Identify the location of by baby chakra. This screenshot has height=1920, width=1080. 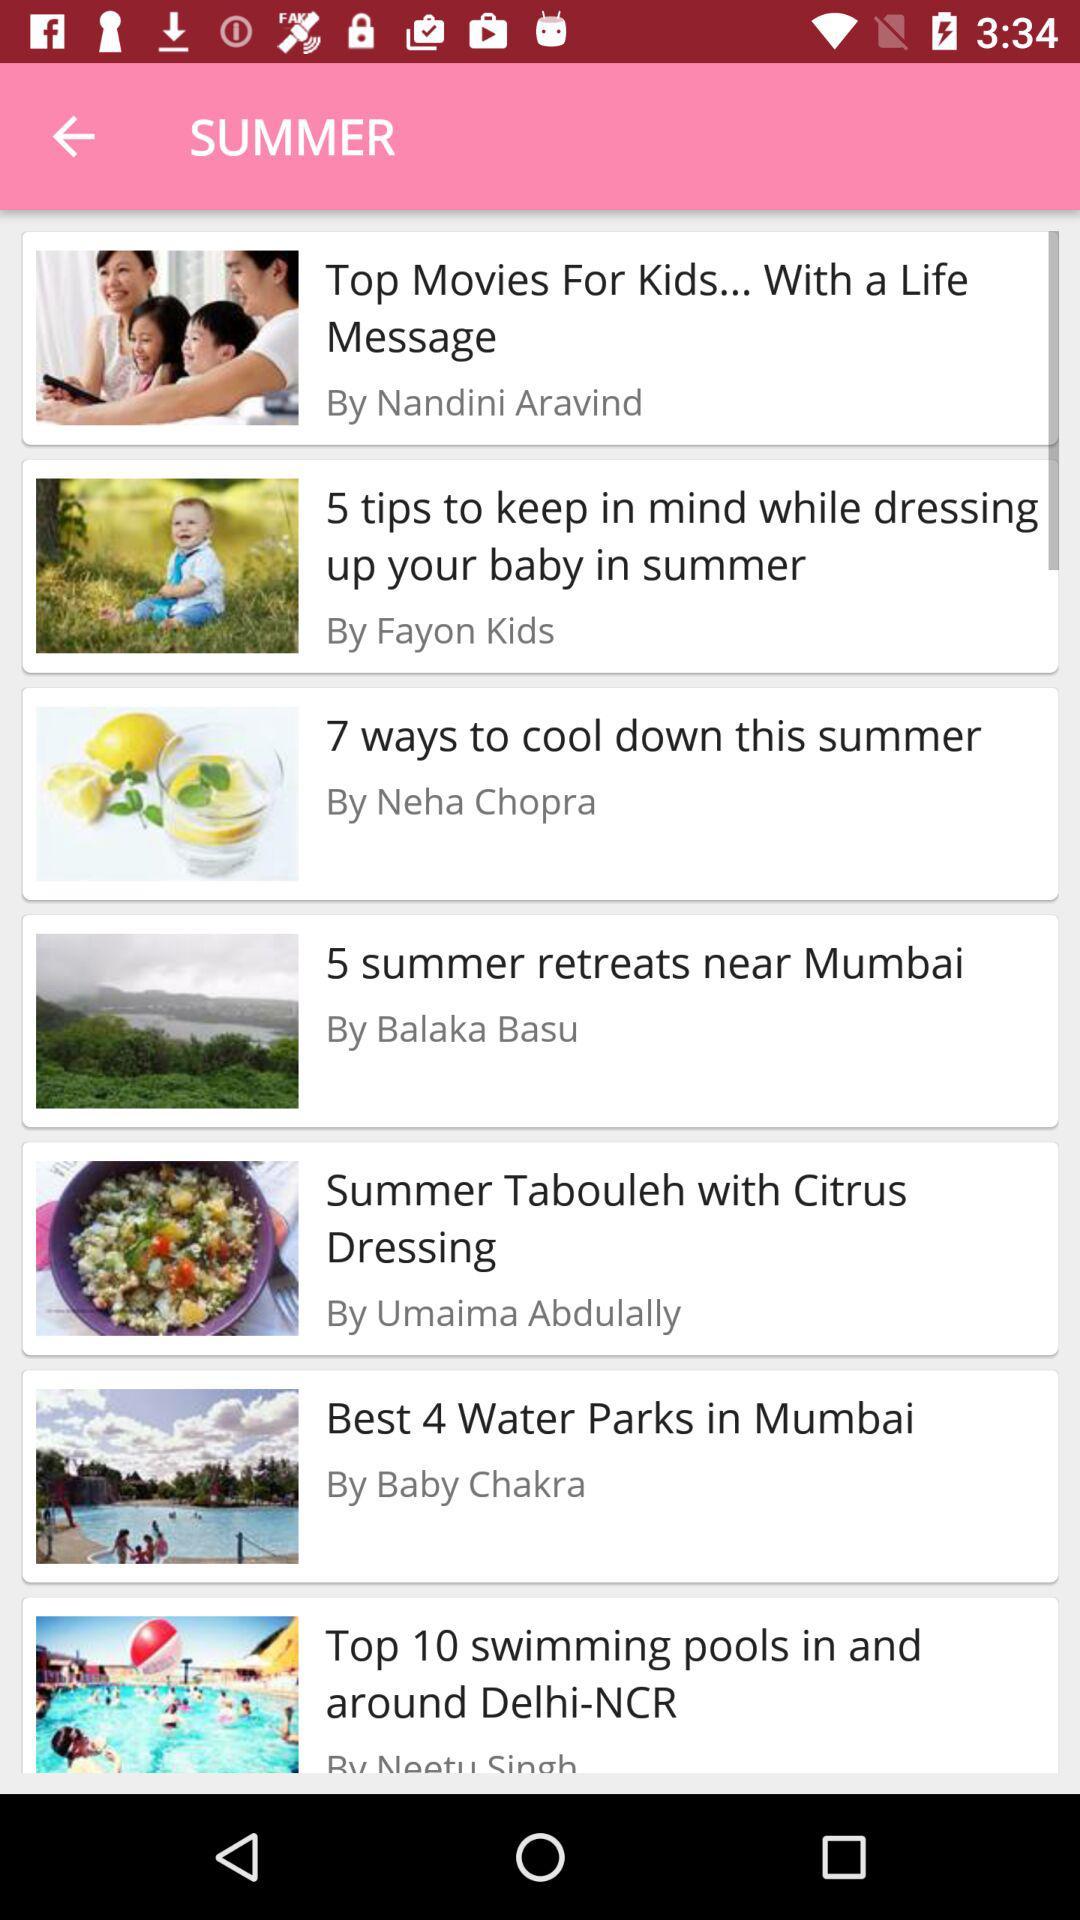
(455, 1483).